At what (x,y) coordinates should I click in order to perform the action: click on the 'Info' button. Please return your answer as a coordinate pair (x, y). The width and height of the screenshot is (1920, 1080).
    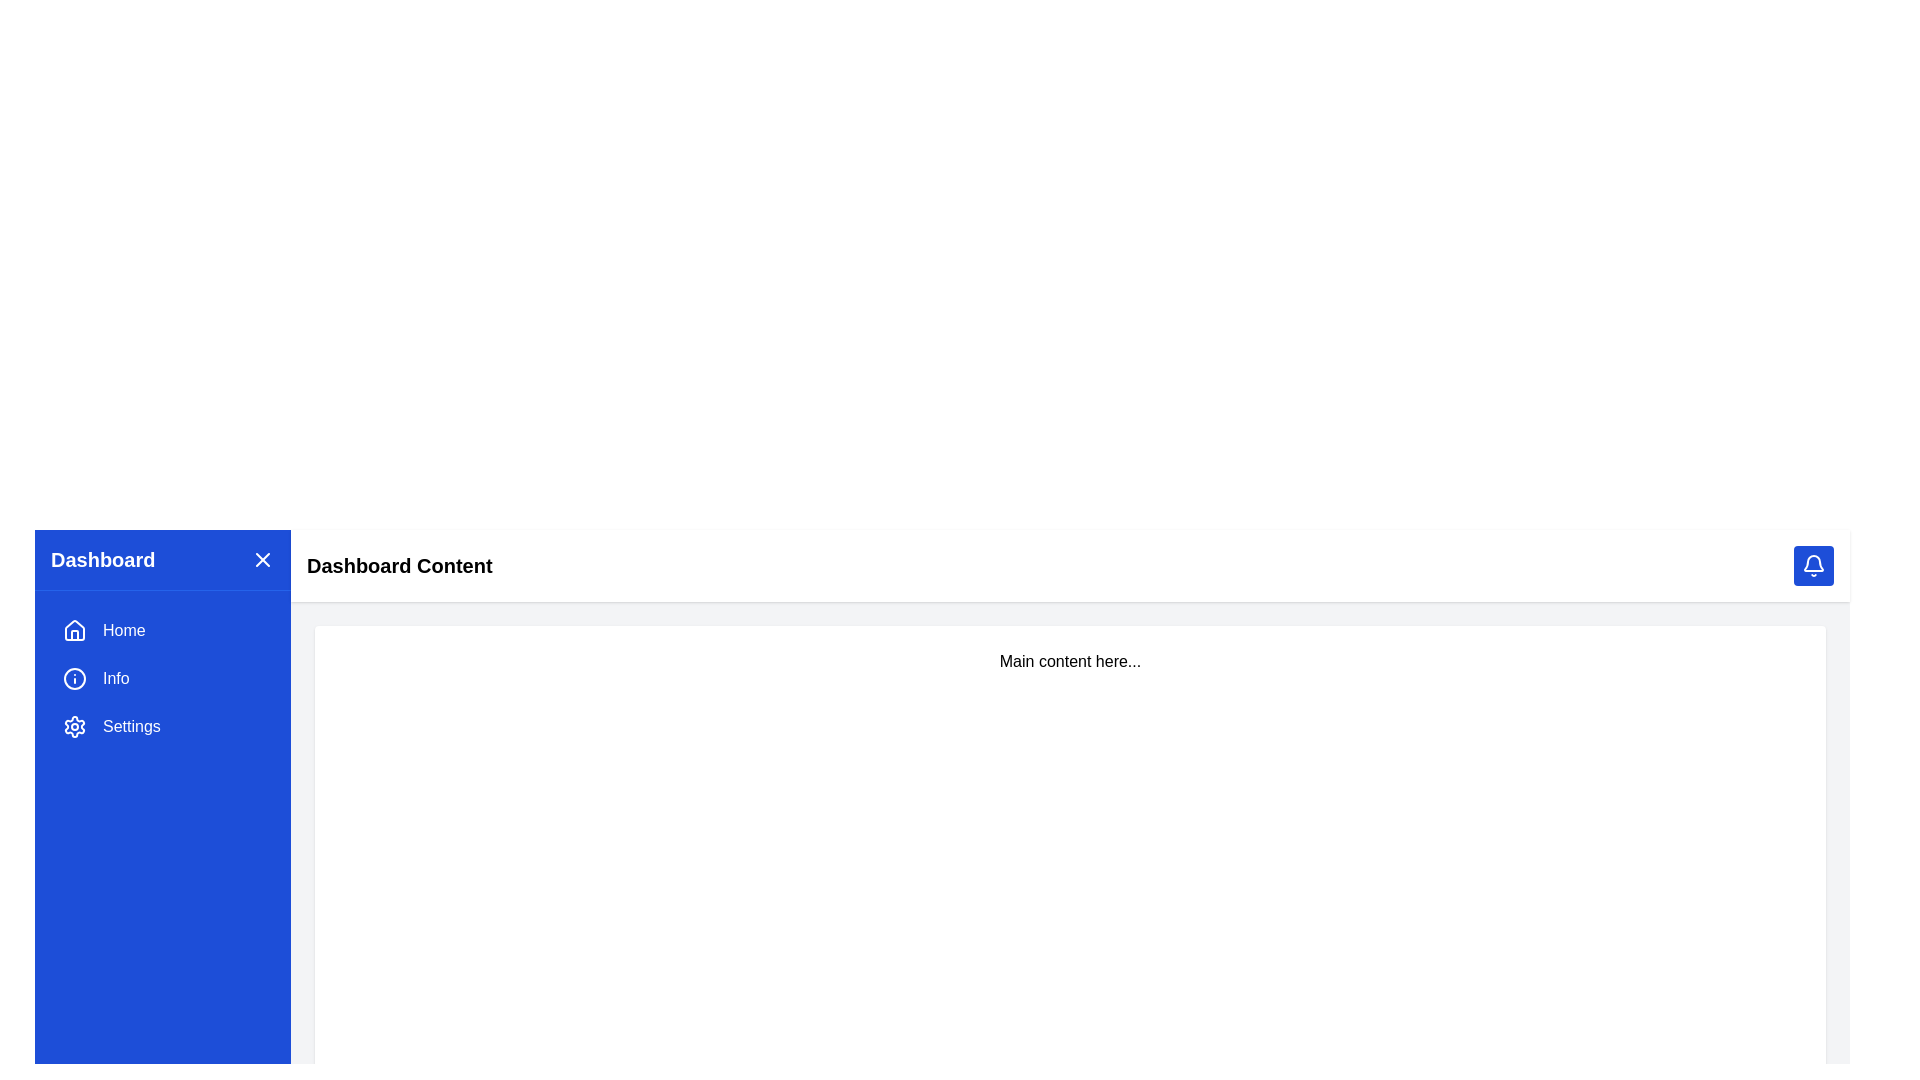
    Looking at the image, I should click on (163, 677).